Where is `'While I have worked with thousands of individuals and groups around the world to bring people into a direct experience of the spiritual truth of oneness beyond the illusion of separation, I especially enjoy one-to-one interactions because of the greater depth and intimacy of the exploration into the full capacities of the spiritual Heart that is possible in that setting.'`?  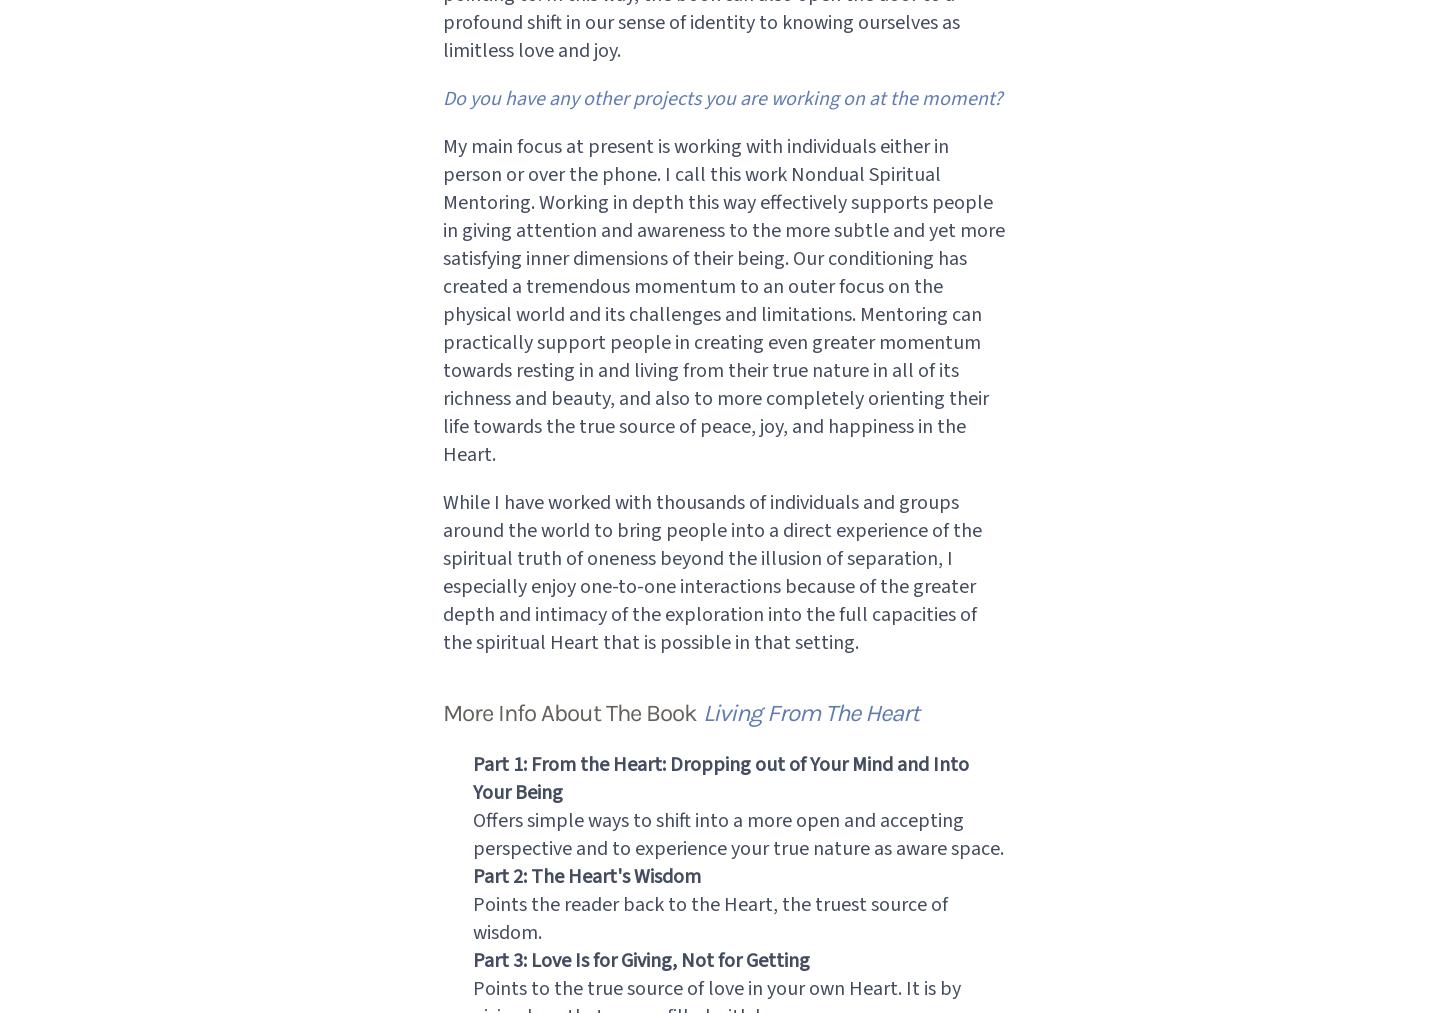 'While I have worked with thousands of individuals and groups around the world to bring people into a direct experience of the spiritual truth of oneness beyond the illusion of separation, I especially enjoy one-to-one interactions because of the greater depth and intimacy of the exploration into the full capacities of the spiritual Heart that is possible in that setting.' is located at coordinates (440, 572).